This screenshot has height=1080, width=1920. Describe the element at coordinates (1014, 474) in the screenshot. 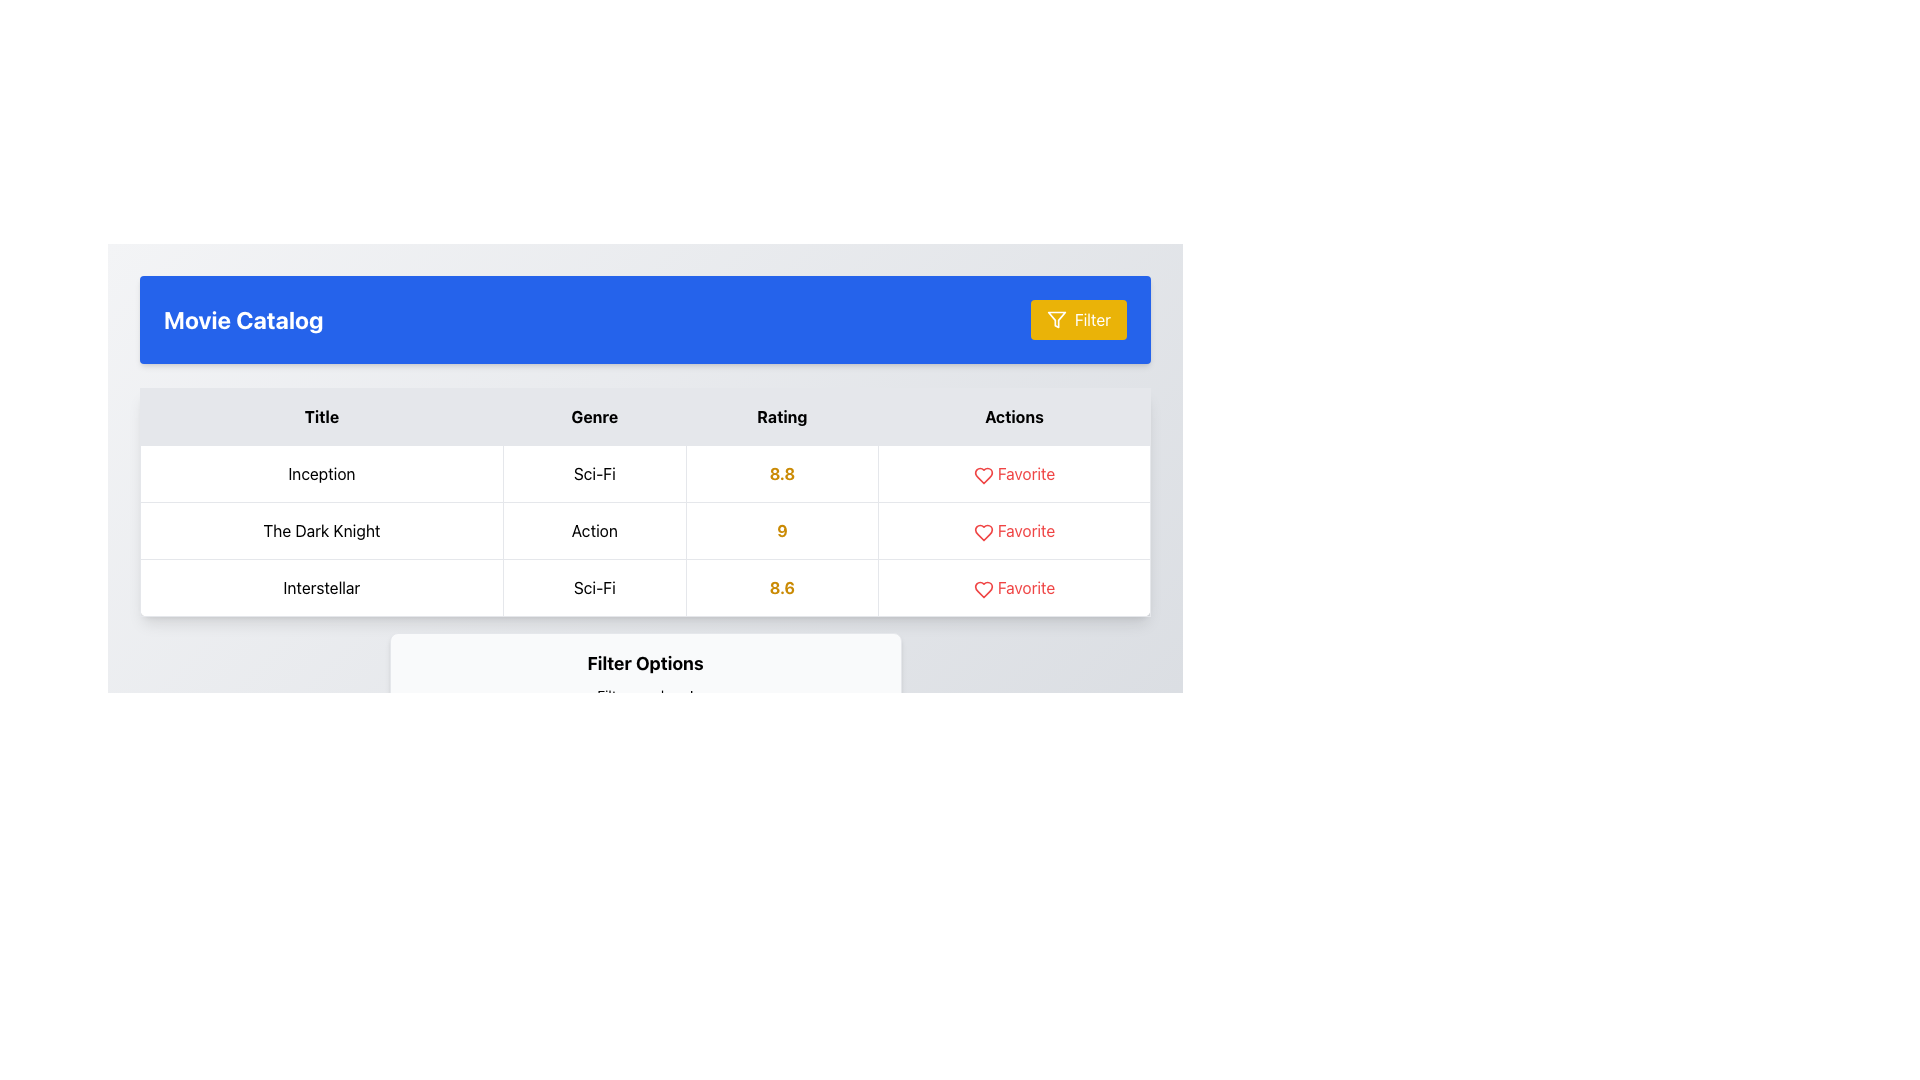

I see `the Interactive Link that marks a movie as a favorite, located in the 'Actions' column next to the rating value '8.8'` at that location.